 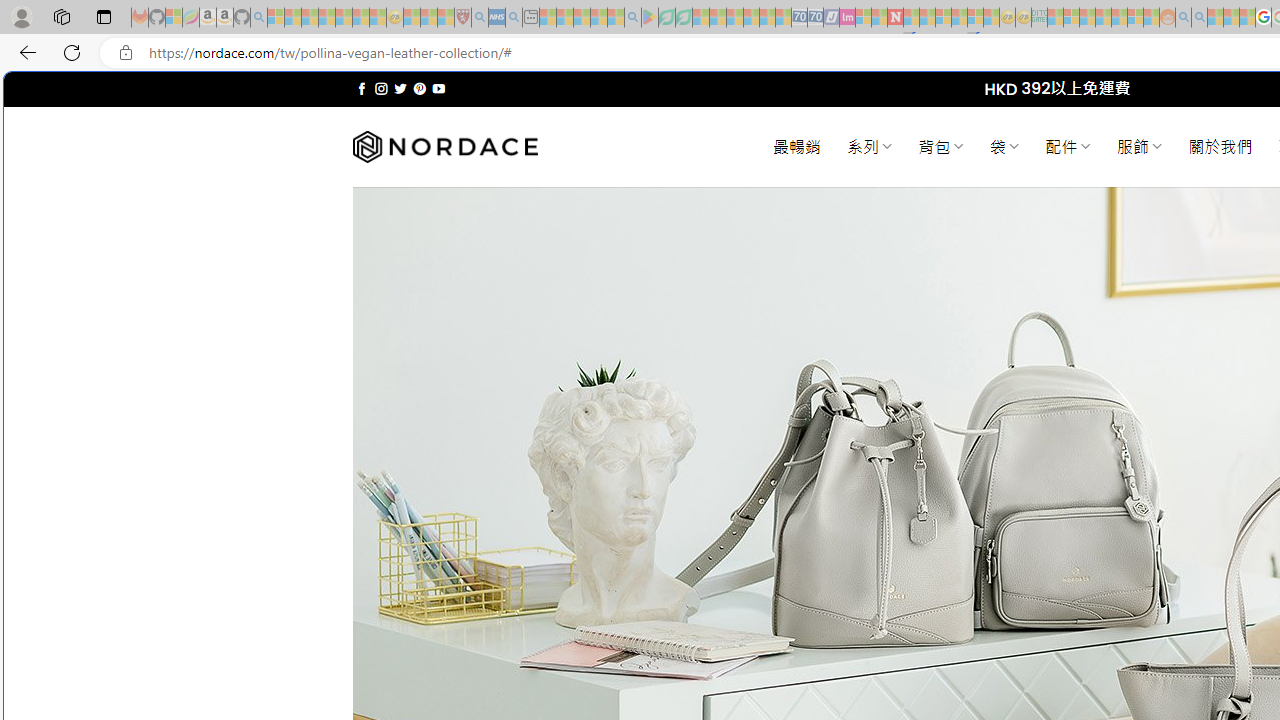 What do you see at coordinates (438, 88) in the screenshot?
I see `'Follow on YouTube'` at bounding box center [438, 88].